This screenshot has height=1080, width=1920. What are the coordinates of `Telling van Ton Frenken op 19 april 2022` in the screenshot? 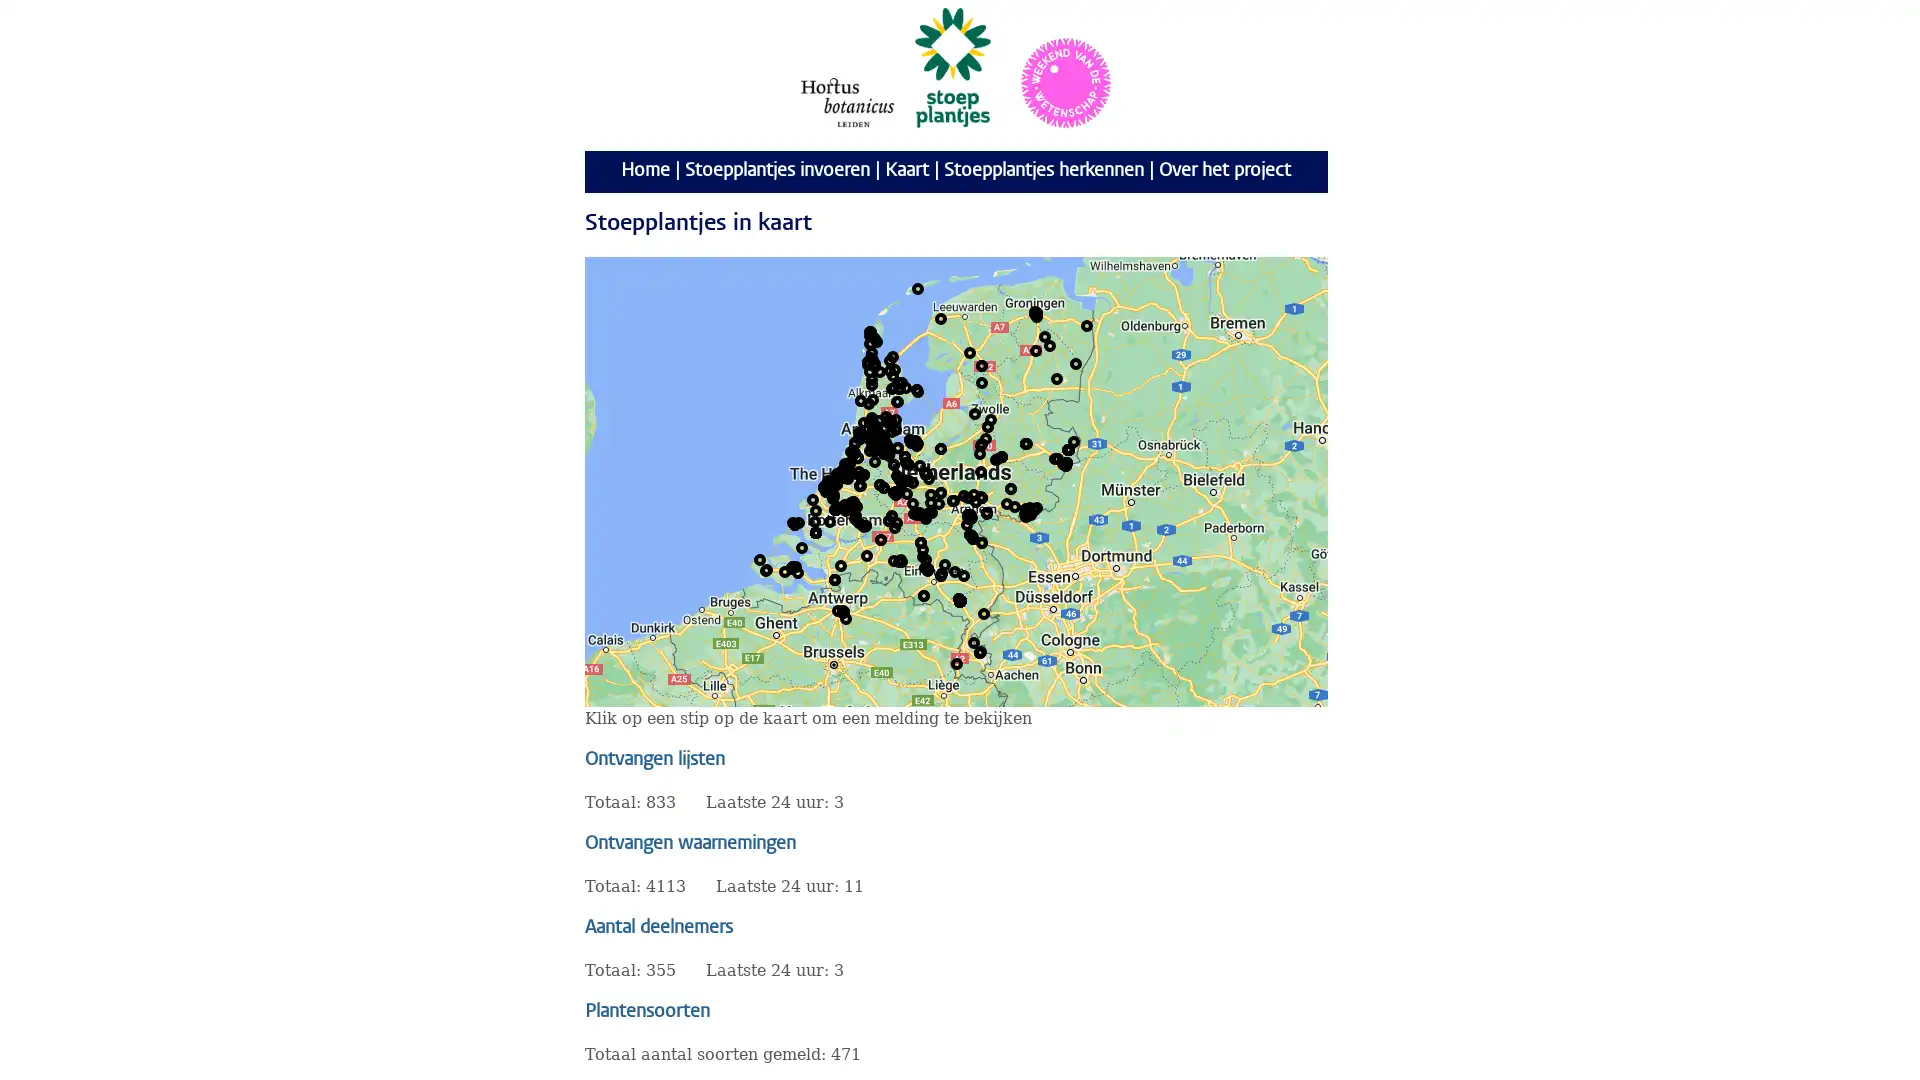 It's located at (960, 599).